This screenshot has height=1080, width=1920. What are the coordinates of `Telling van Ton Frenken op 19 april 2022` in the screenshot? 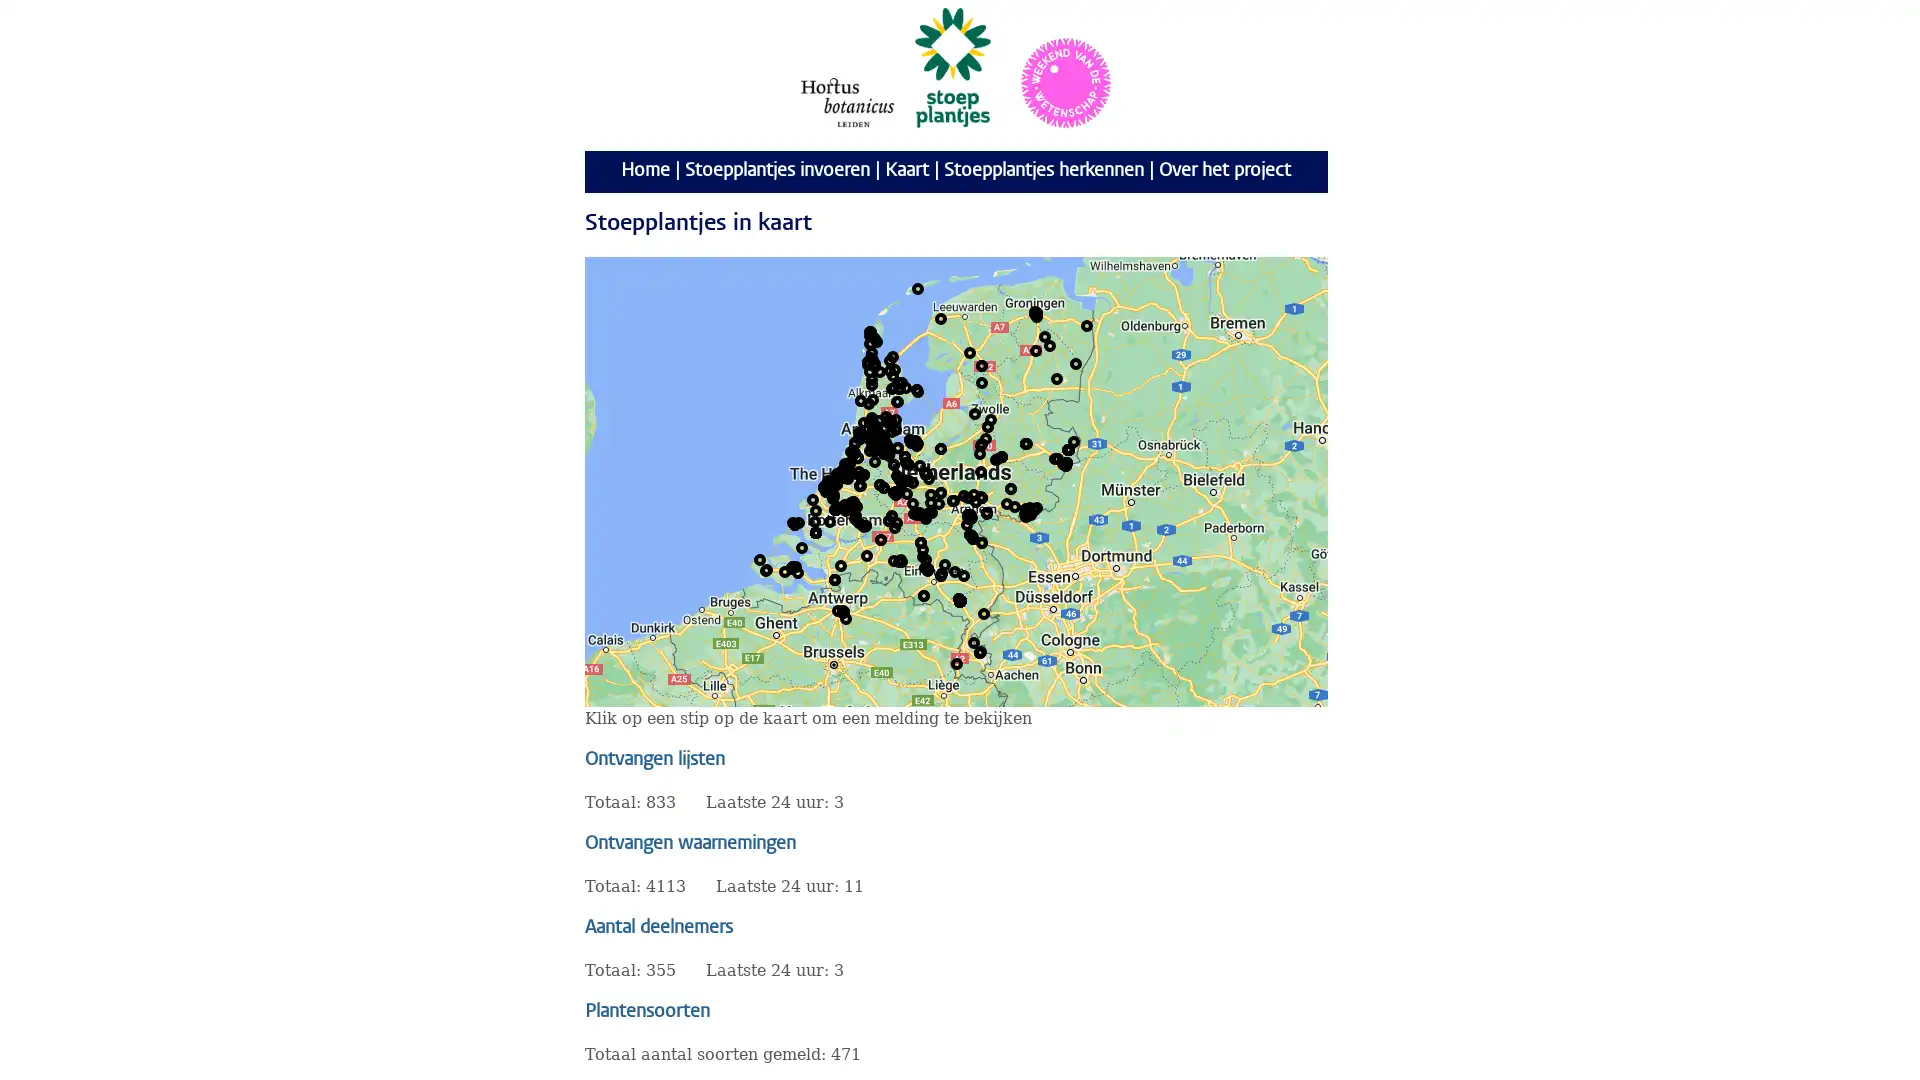 It's located at (960, 599).